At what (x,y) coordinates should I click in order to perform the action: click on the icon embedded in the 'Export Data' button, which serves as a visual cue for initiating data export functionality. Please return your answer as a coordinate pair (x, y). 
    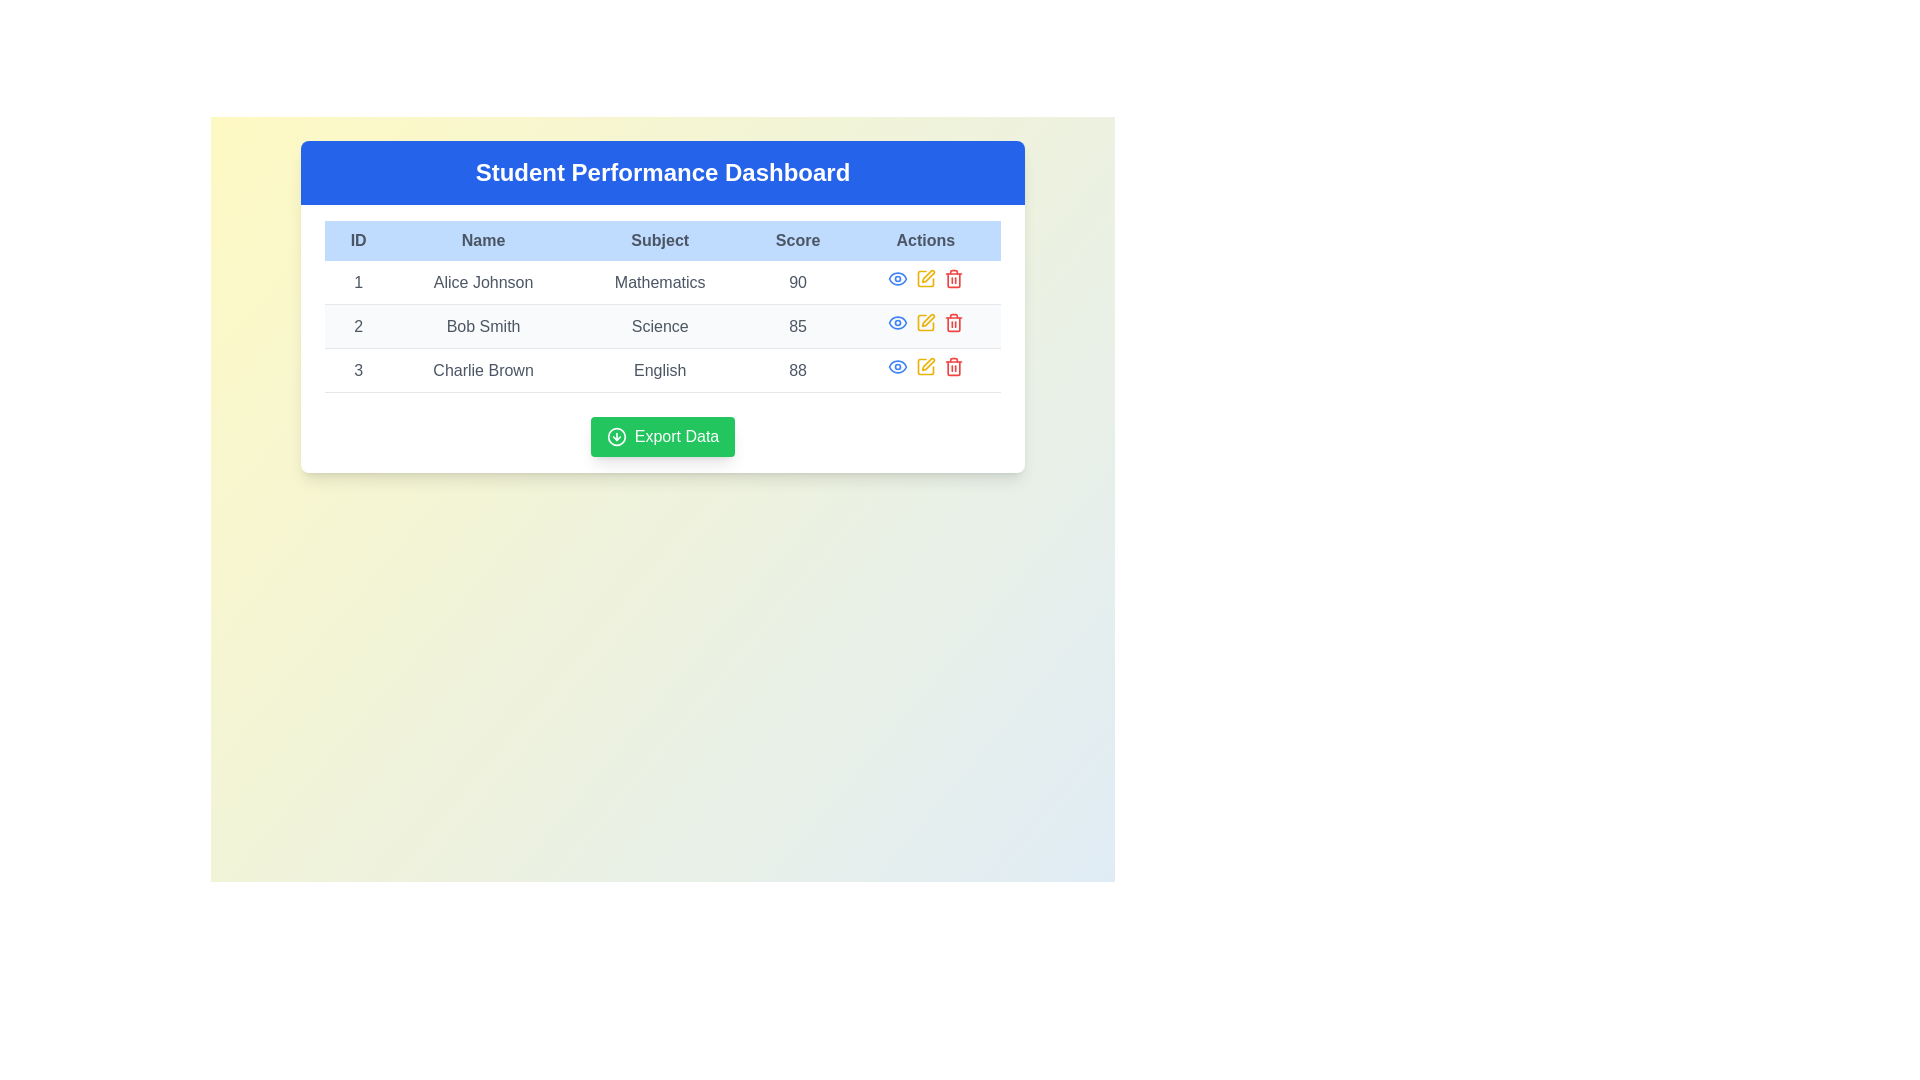
    Looking at the image, I should click on (615, 435).